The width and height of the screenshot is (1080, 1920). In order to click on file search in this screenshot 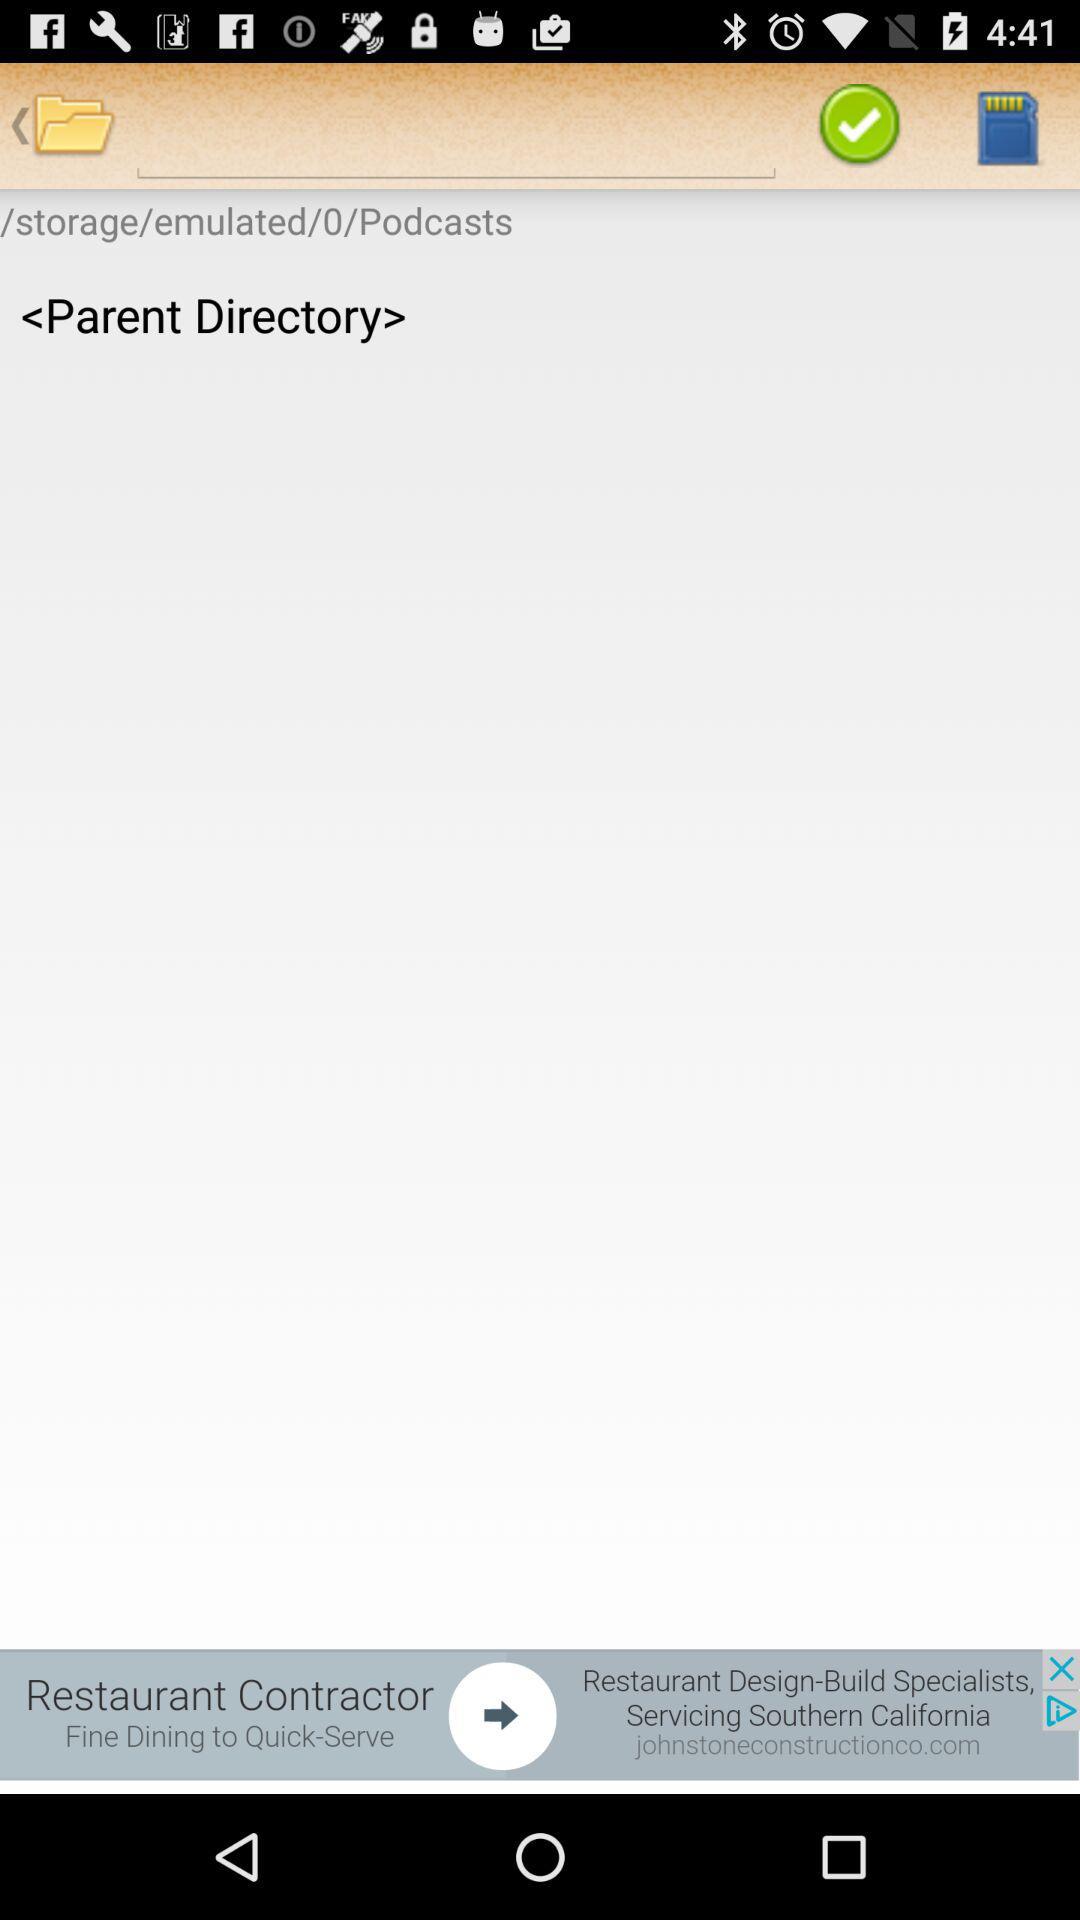, I will do `click(456, 124)`.